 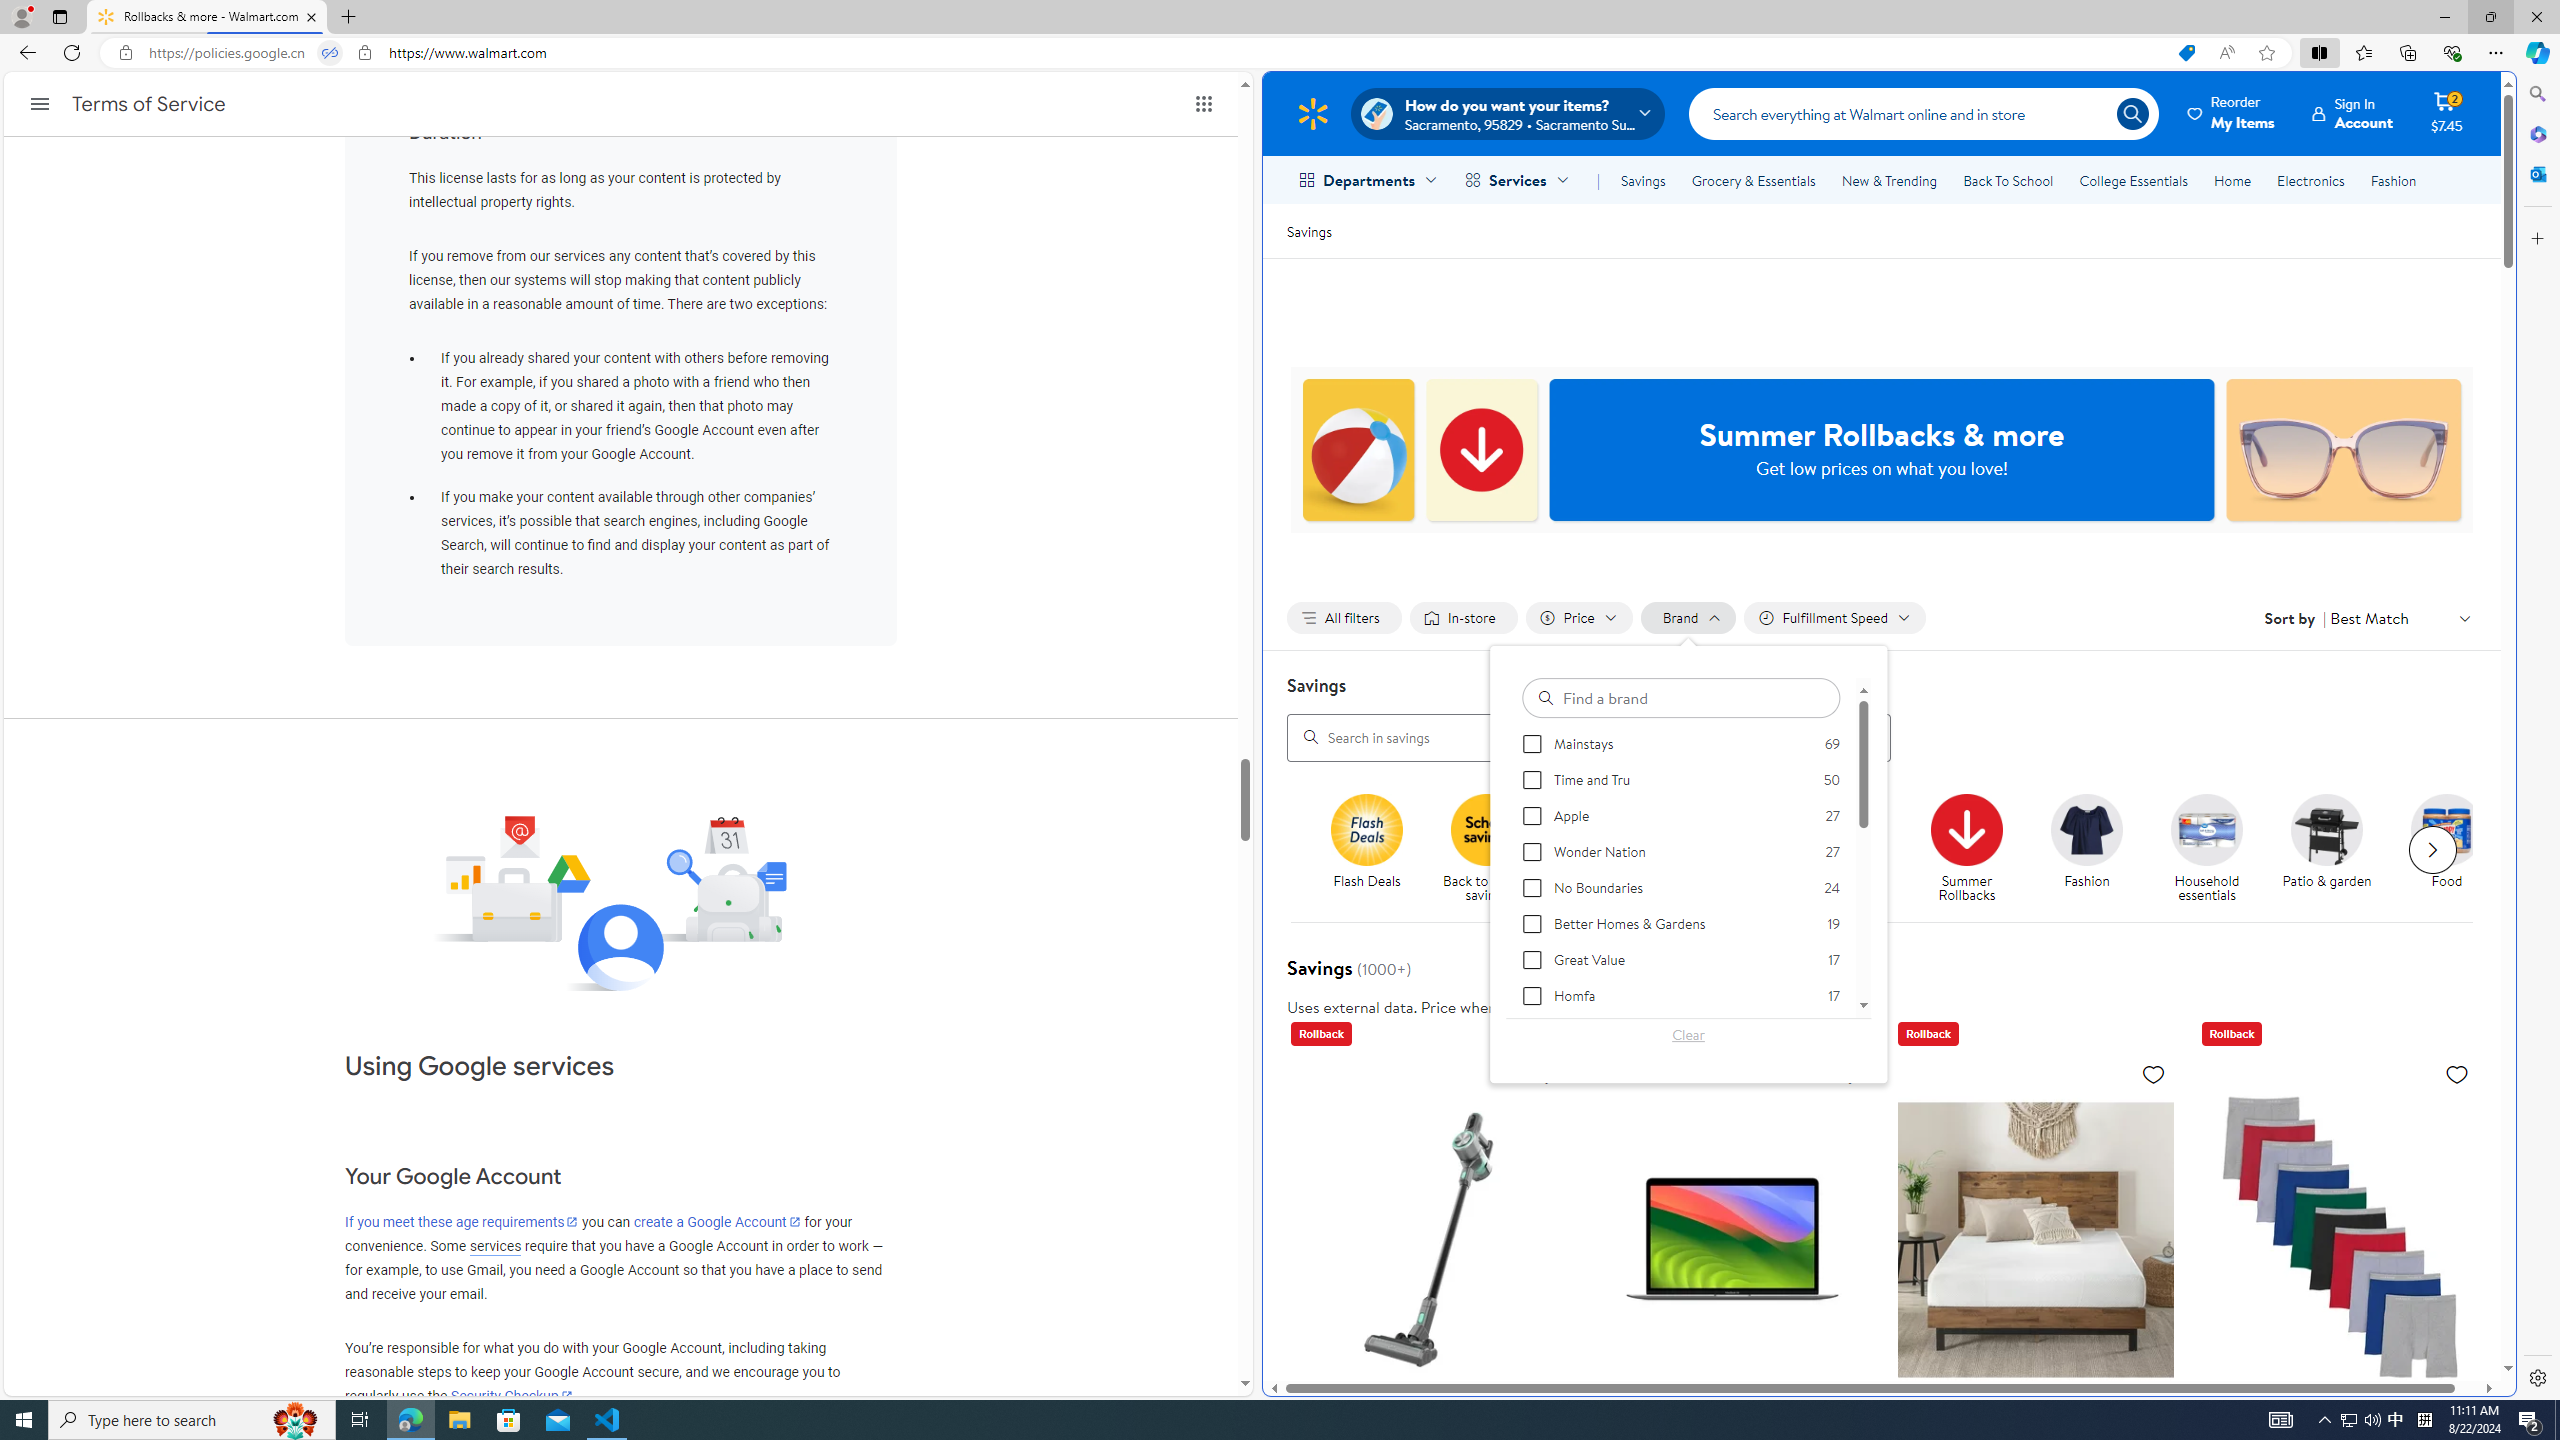 What do you see at coordinates (2132, 180) in the screenshot?
I see `'College Essentials'` at bounding box center [2132, 180].